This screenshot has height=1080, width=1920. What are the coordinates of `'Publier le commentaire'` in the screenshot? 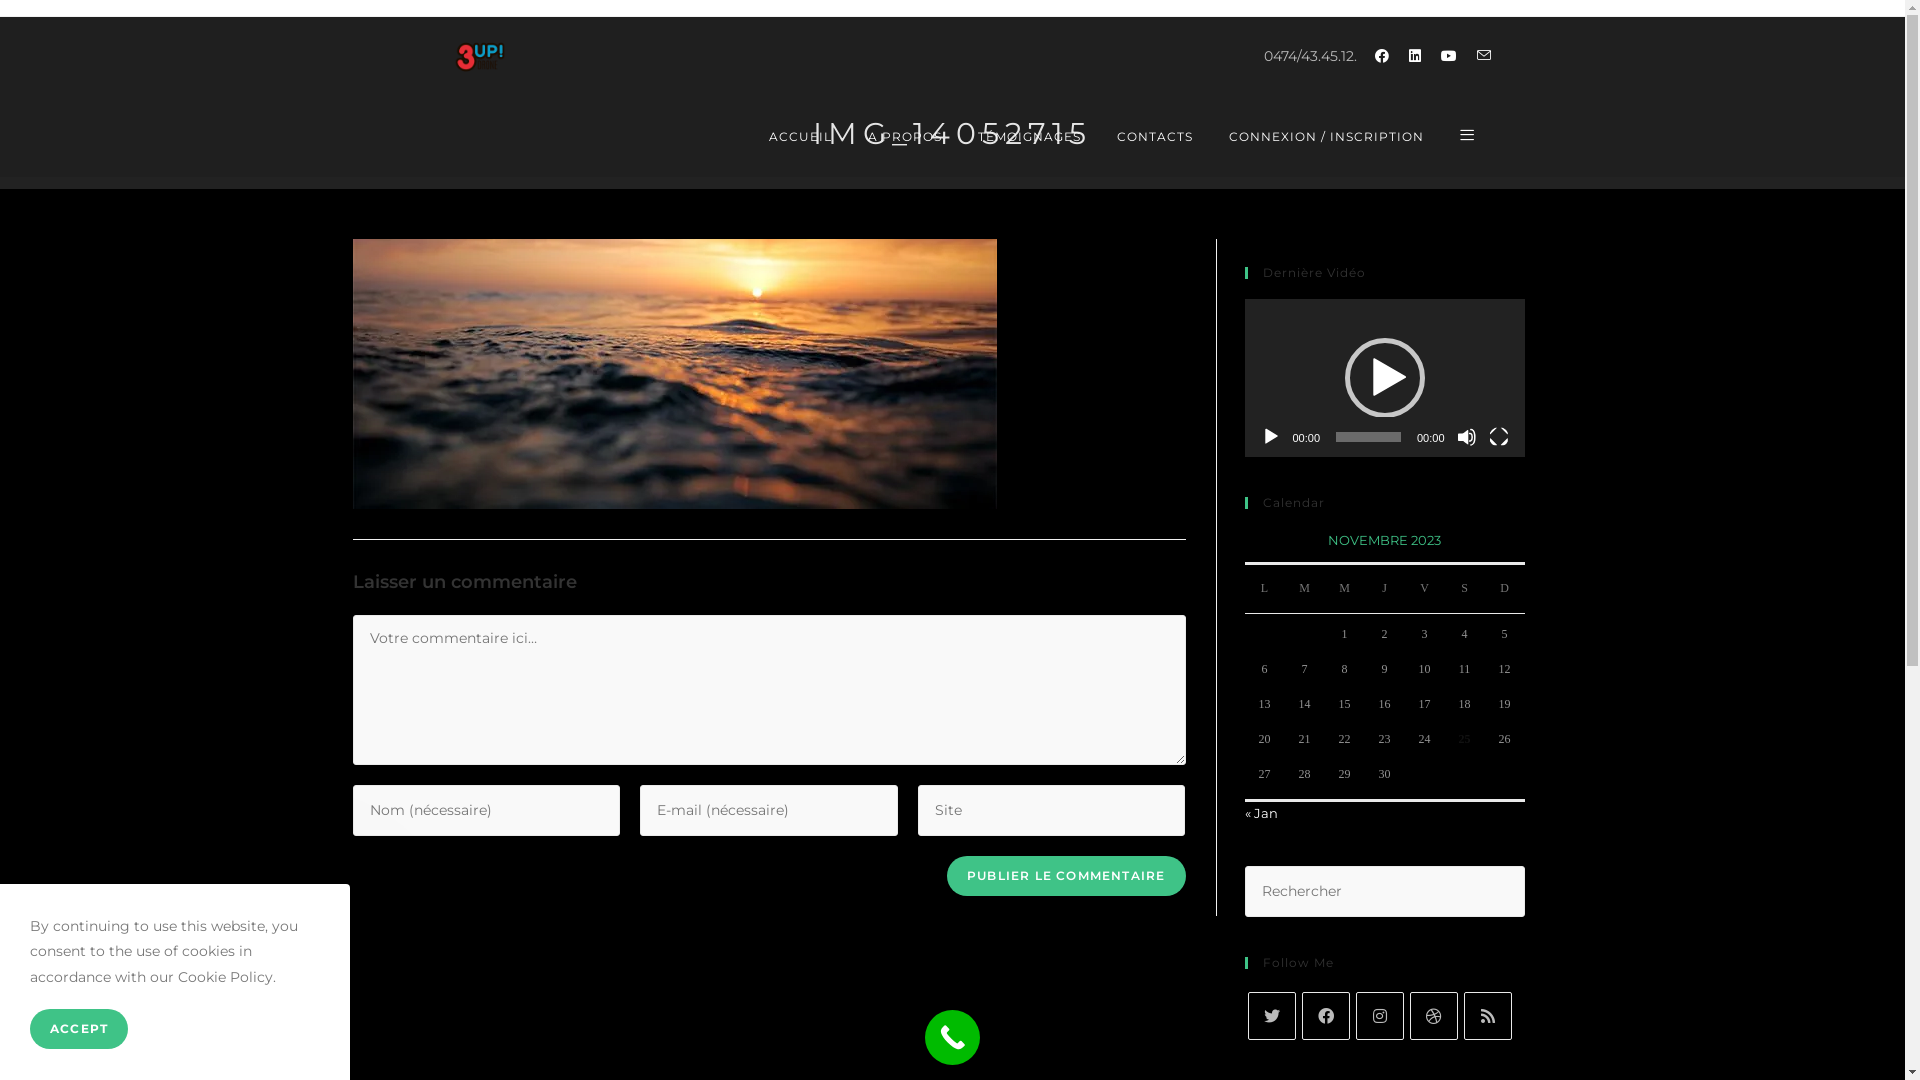 It's located at (1064, 874).